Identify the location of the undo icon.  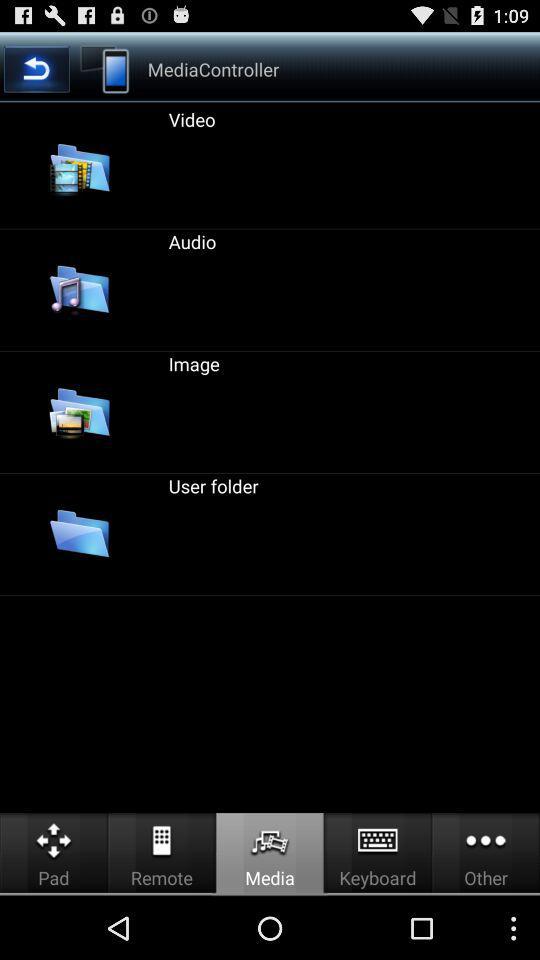
(47, 72).